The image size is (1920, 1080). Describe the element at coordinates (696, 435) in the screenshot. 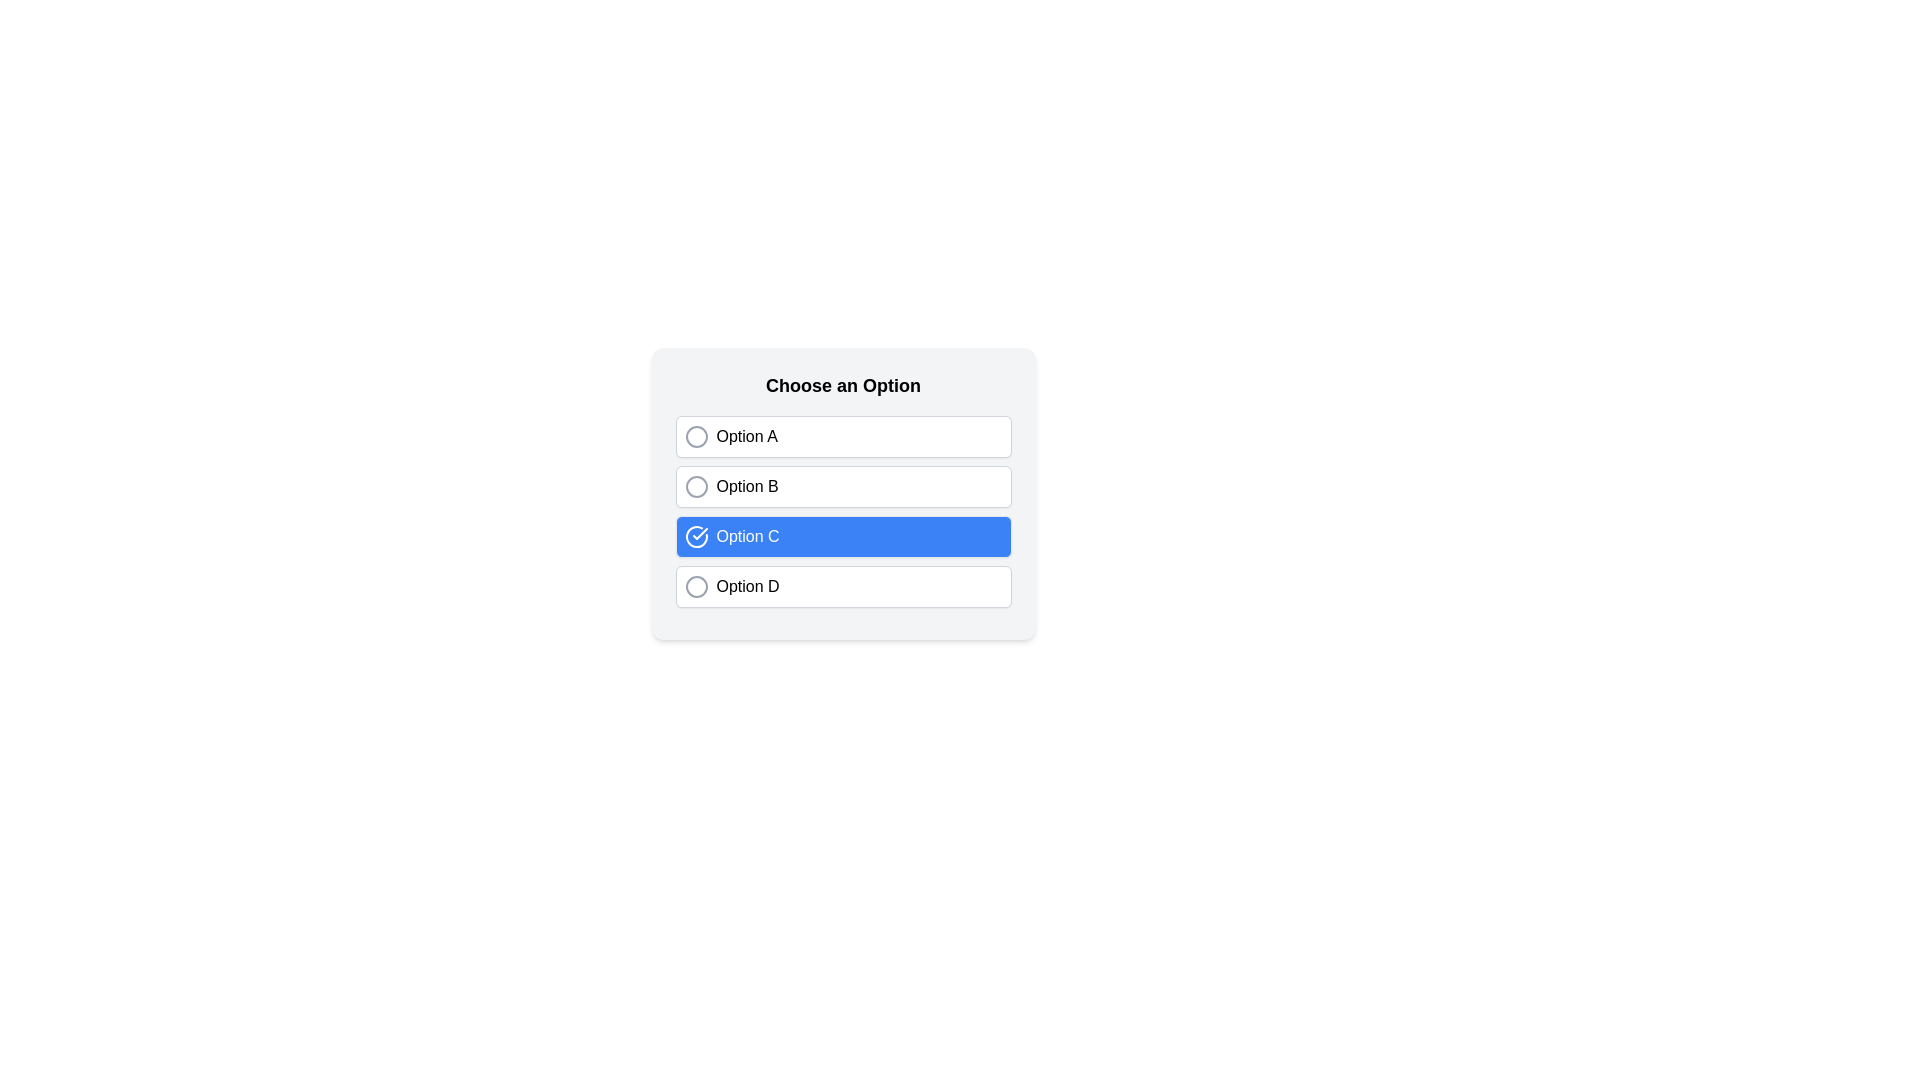

I see `the decorative circle icon adjacent to the label 'Option A' in the selection list` at that location.